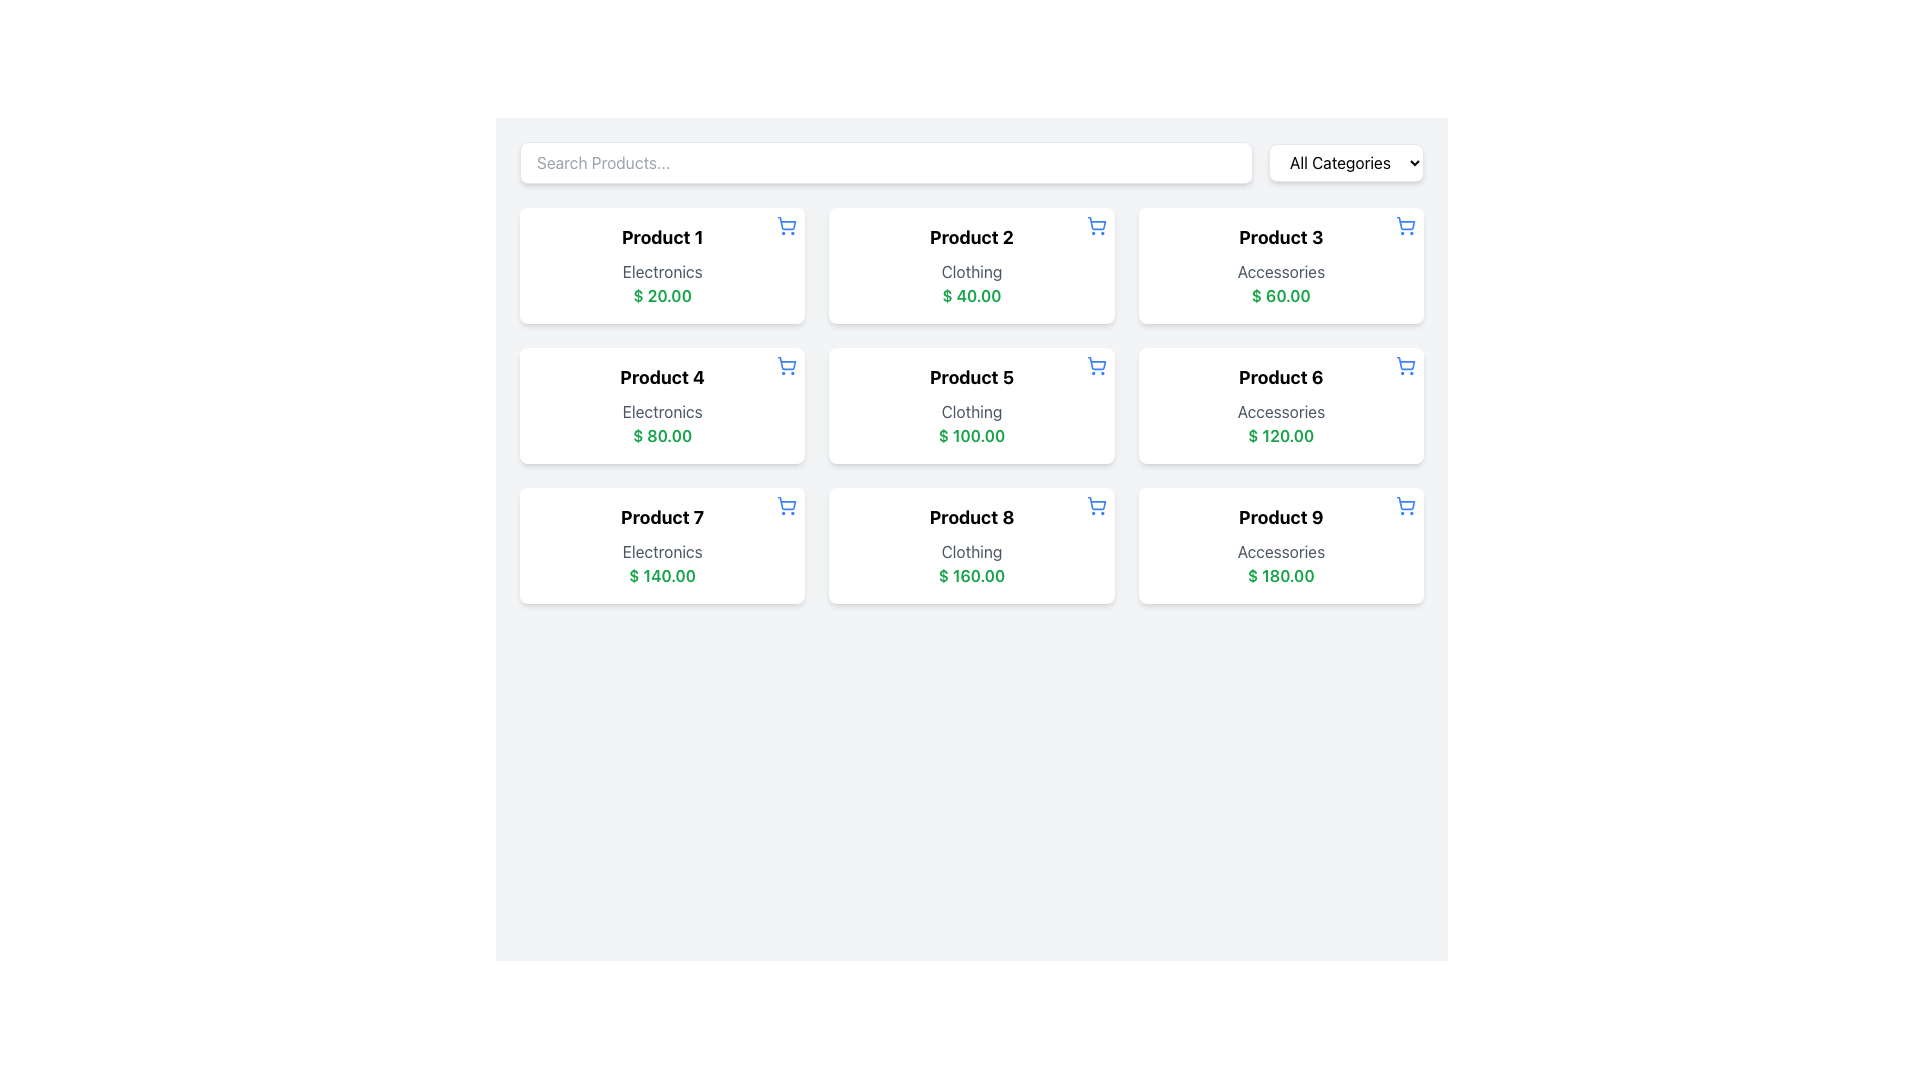  What do you see at coordinates (662, 546) in the screenshot?
I see `the product card that displays the name, category, and price, located in the first element of the third row in a three-column grid layout` at bounding box center [662, 546].